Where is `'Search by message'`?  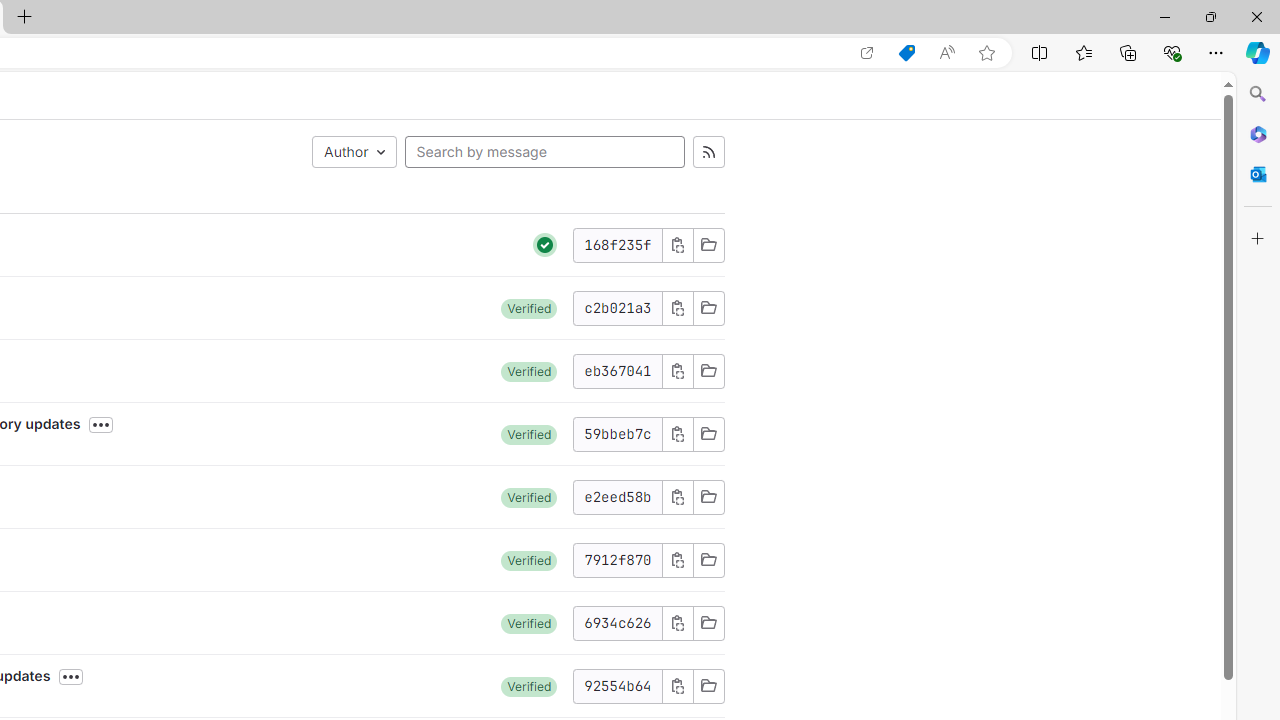
'Search by message' is located at coordinates (544, 150).